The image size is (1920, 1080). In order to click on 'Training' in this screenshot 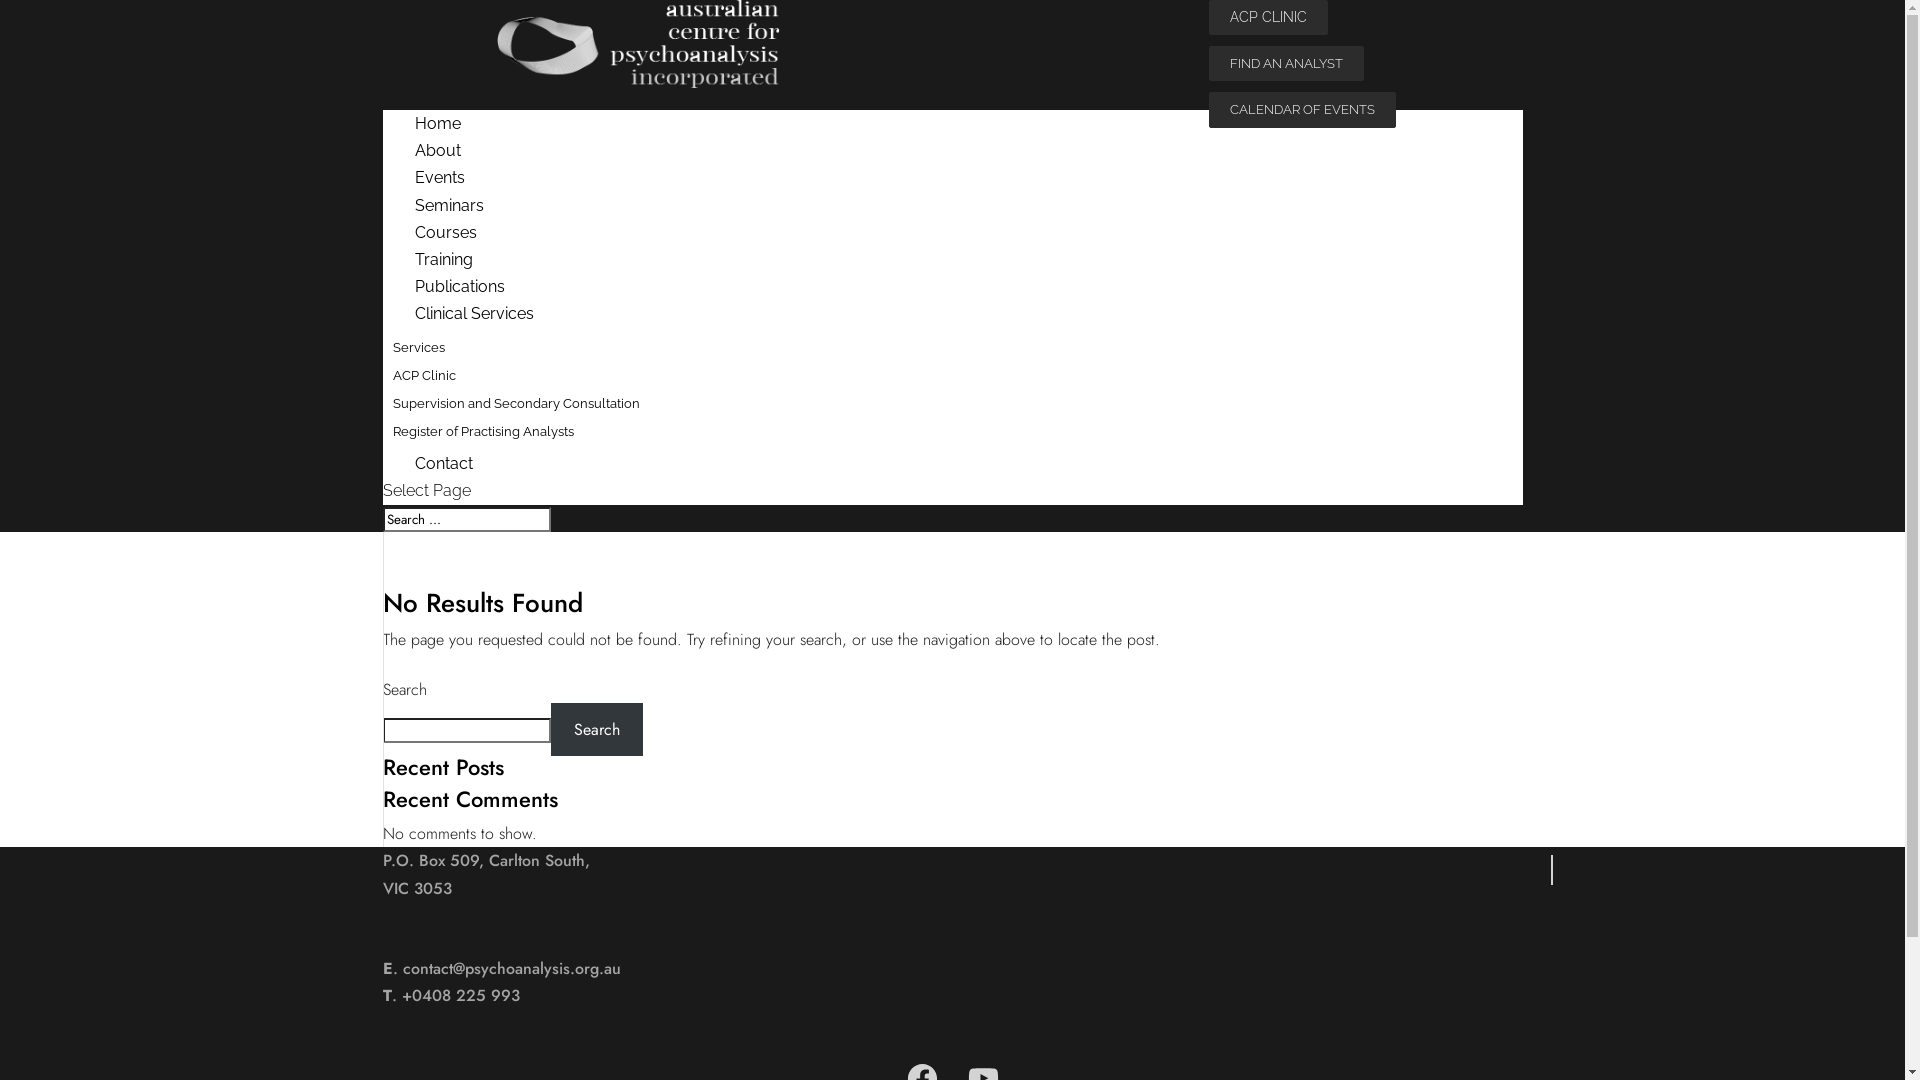, I will do `click(442, 258)`.